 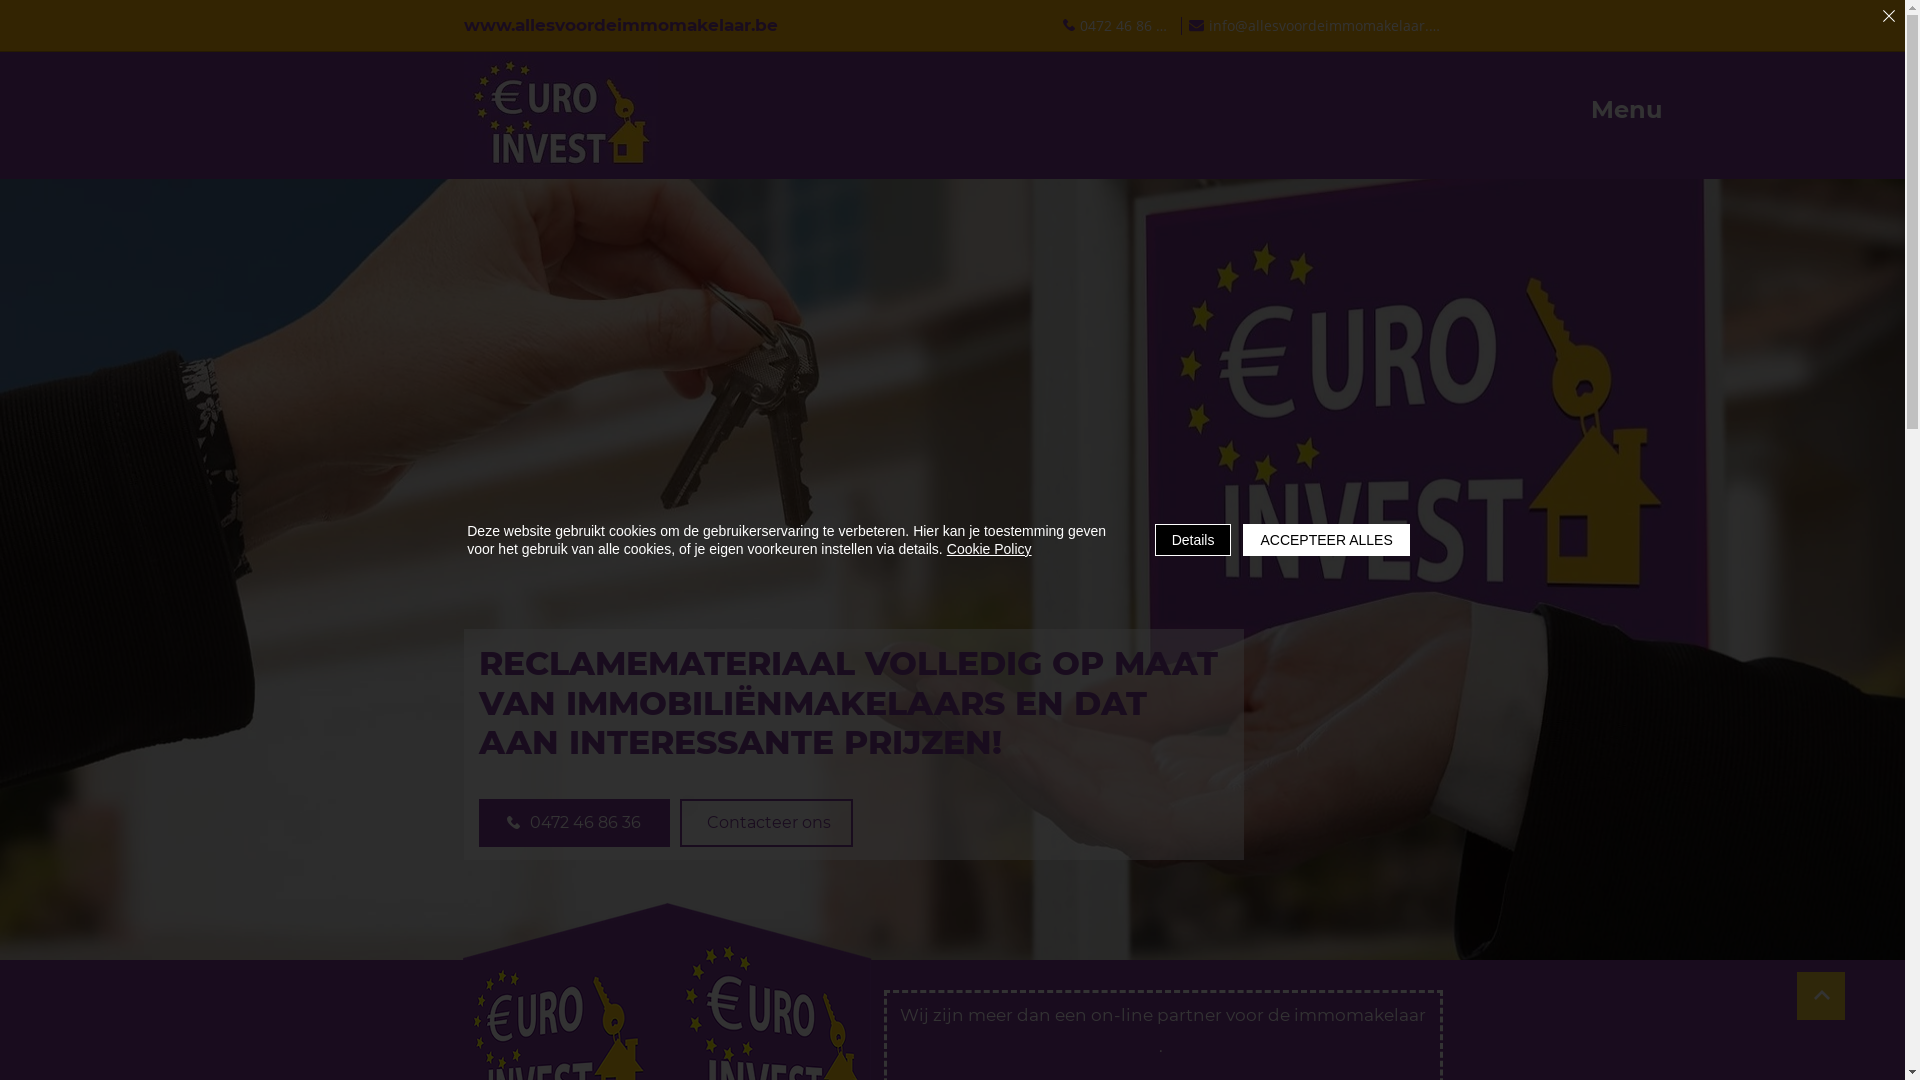 What do you see at coordinates (680, 822) in the screenshot?
I see `'Contacteer ons'` at bounding box center [680, 822].